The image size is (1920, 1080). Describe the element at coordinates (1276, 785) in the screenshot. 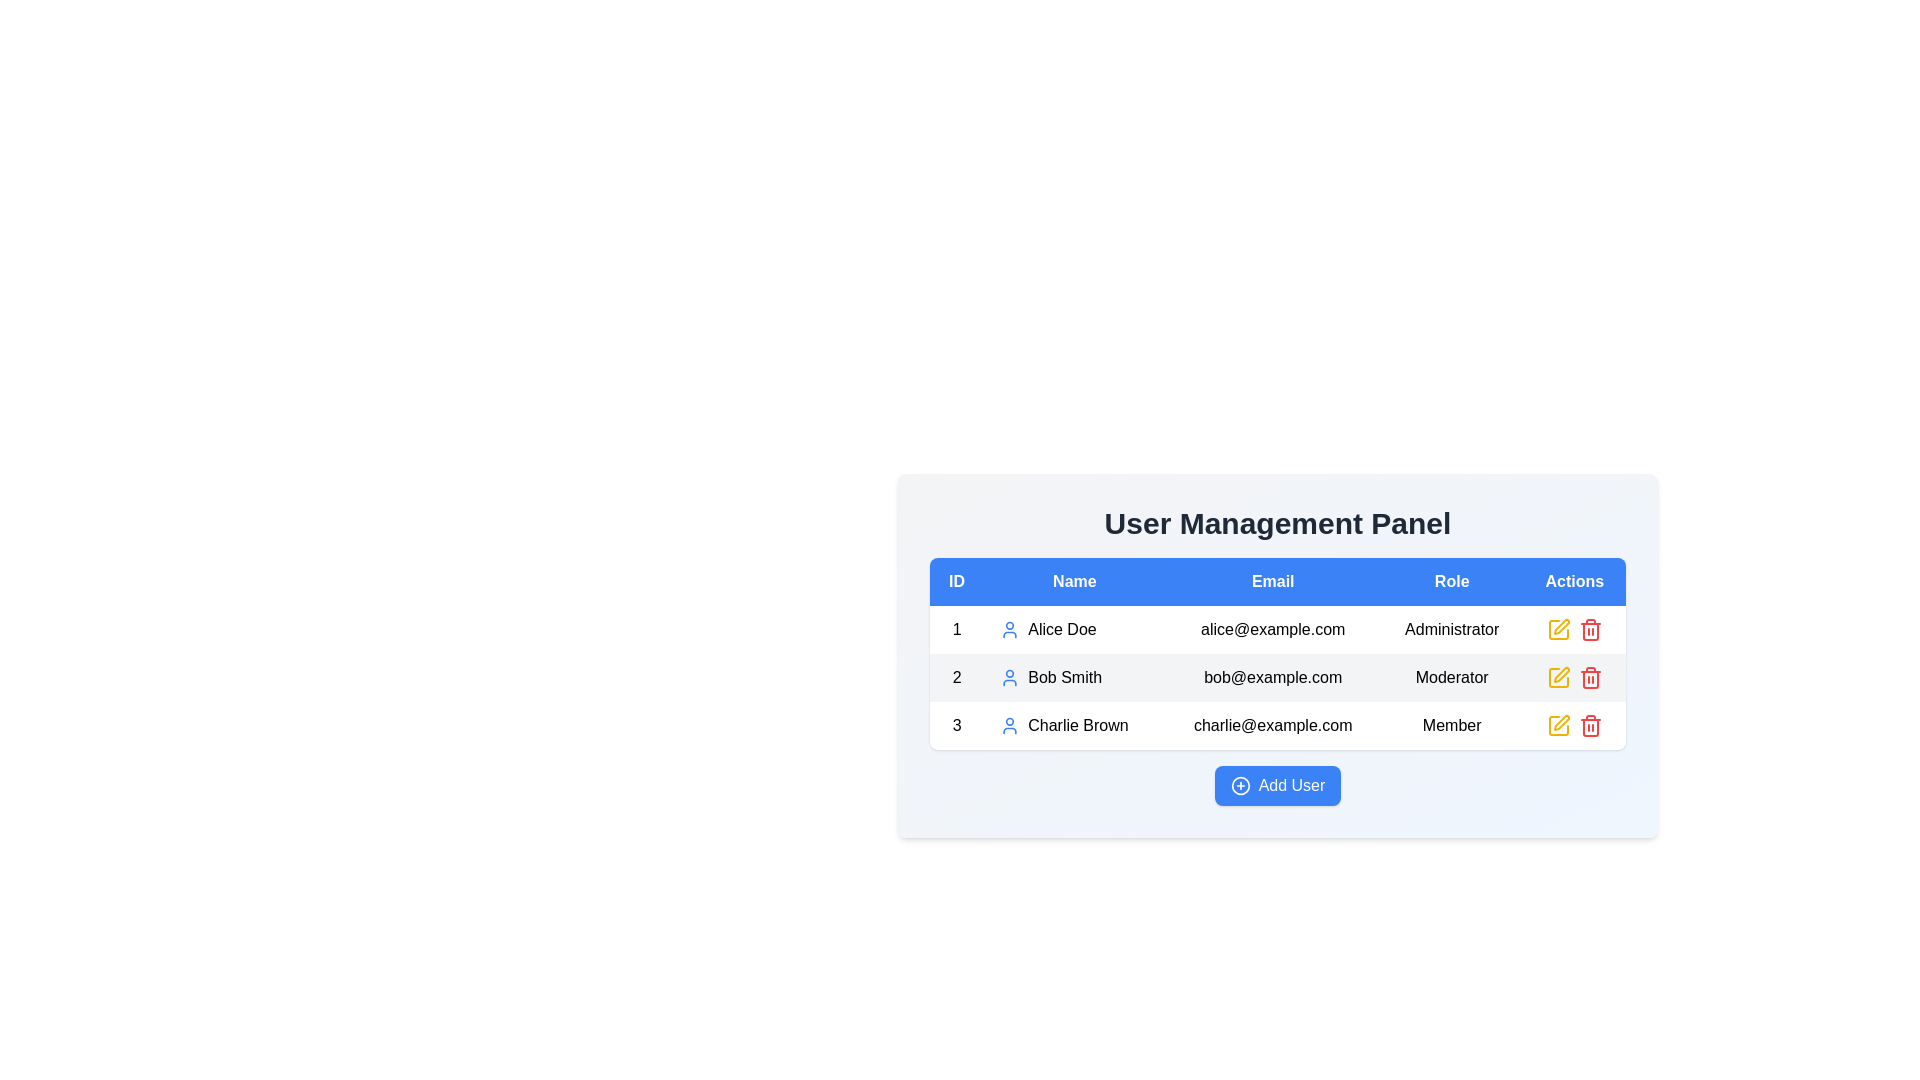

I see `the blue 'Add User' button located below the user information table` at that location.